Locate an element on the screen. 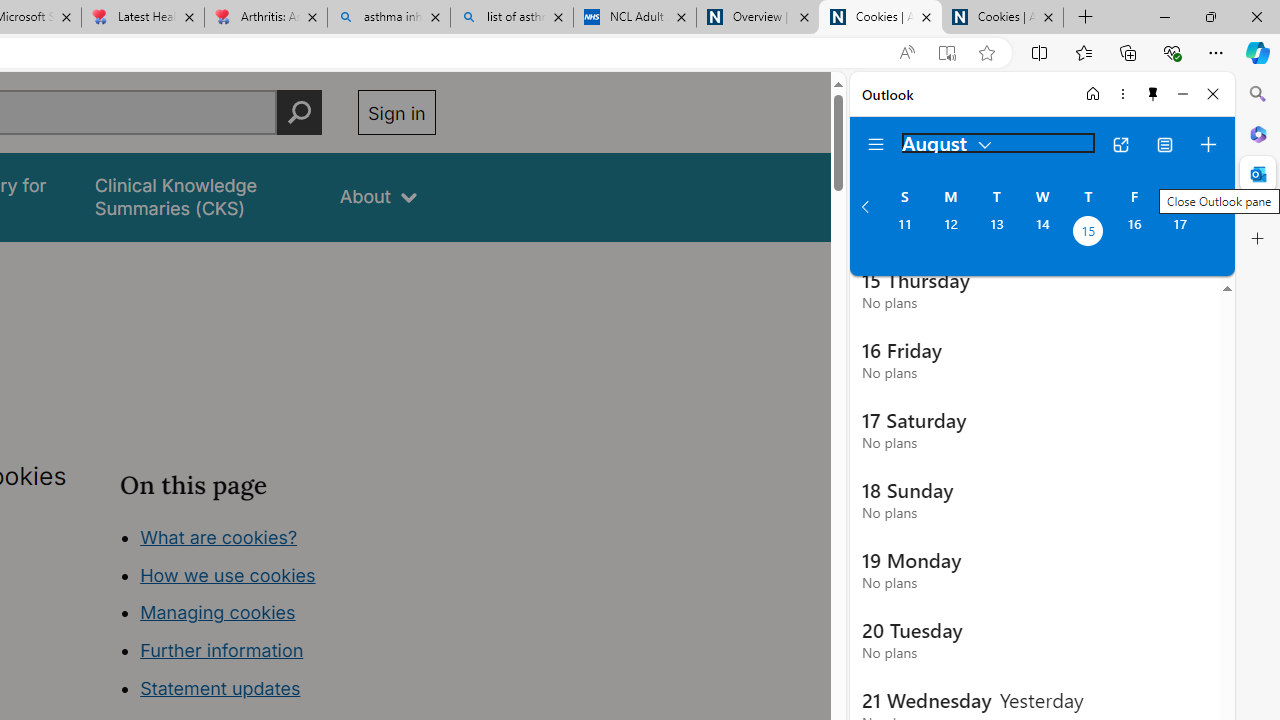 This screenshot has height=720, width=1280. 'Friday, August 16, 2024. ' is located at coordinates (1134, 232).